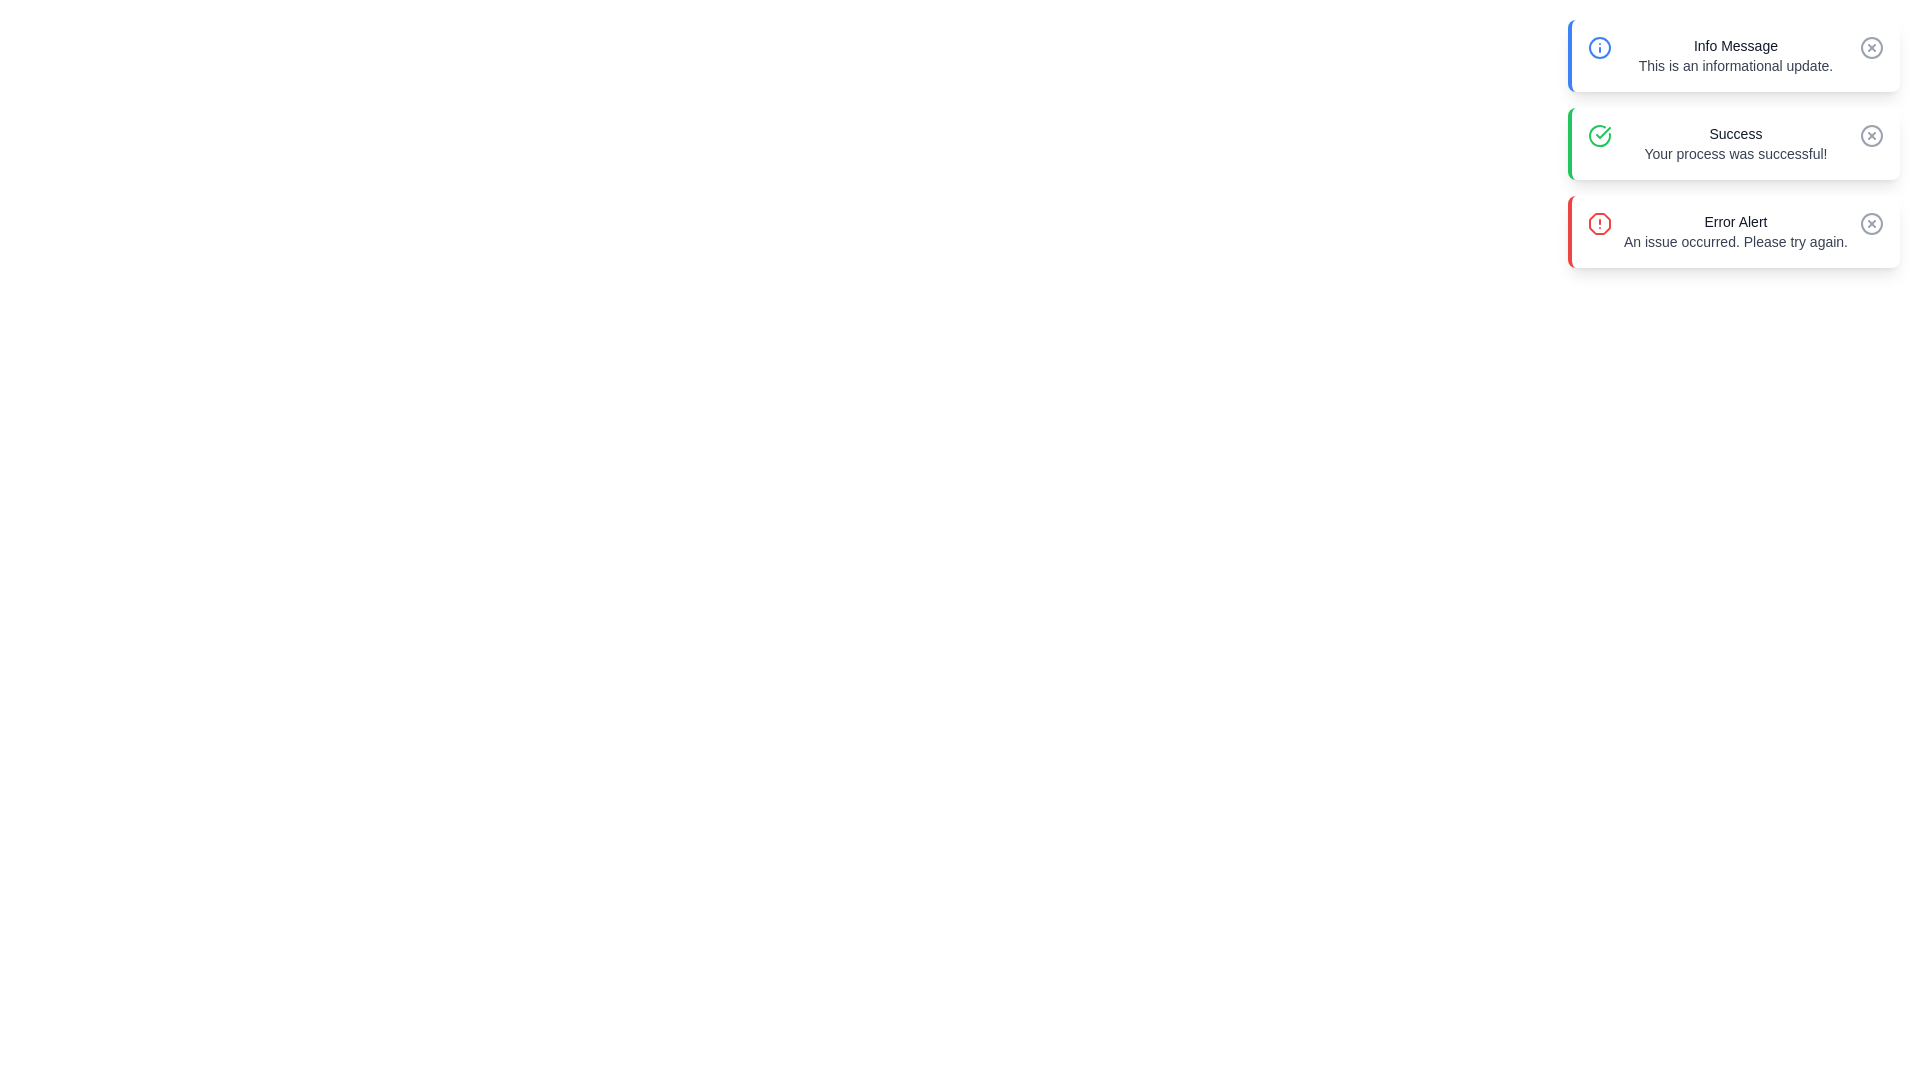 The height and width of the screenshot is (1080, 1920). I want to click on the topmost static notification banner with a white background and blue left border, which contains the text 'Info Message' and a close icon on the right, so click(1732, 55).